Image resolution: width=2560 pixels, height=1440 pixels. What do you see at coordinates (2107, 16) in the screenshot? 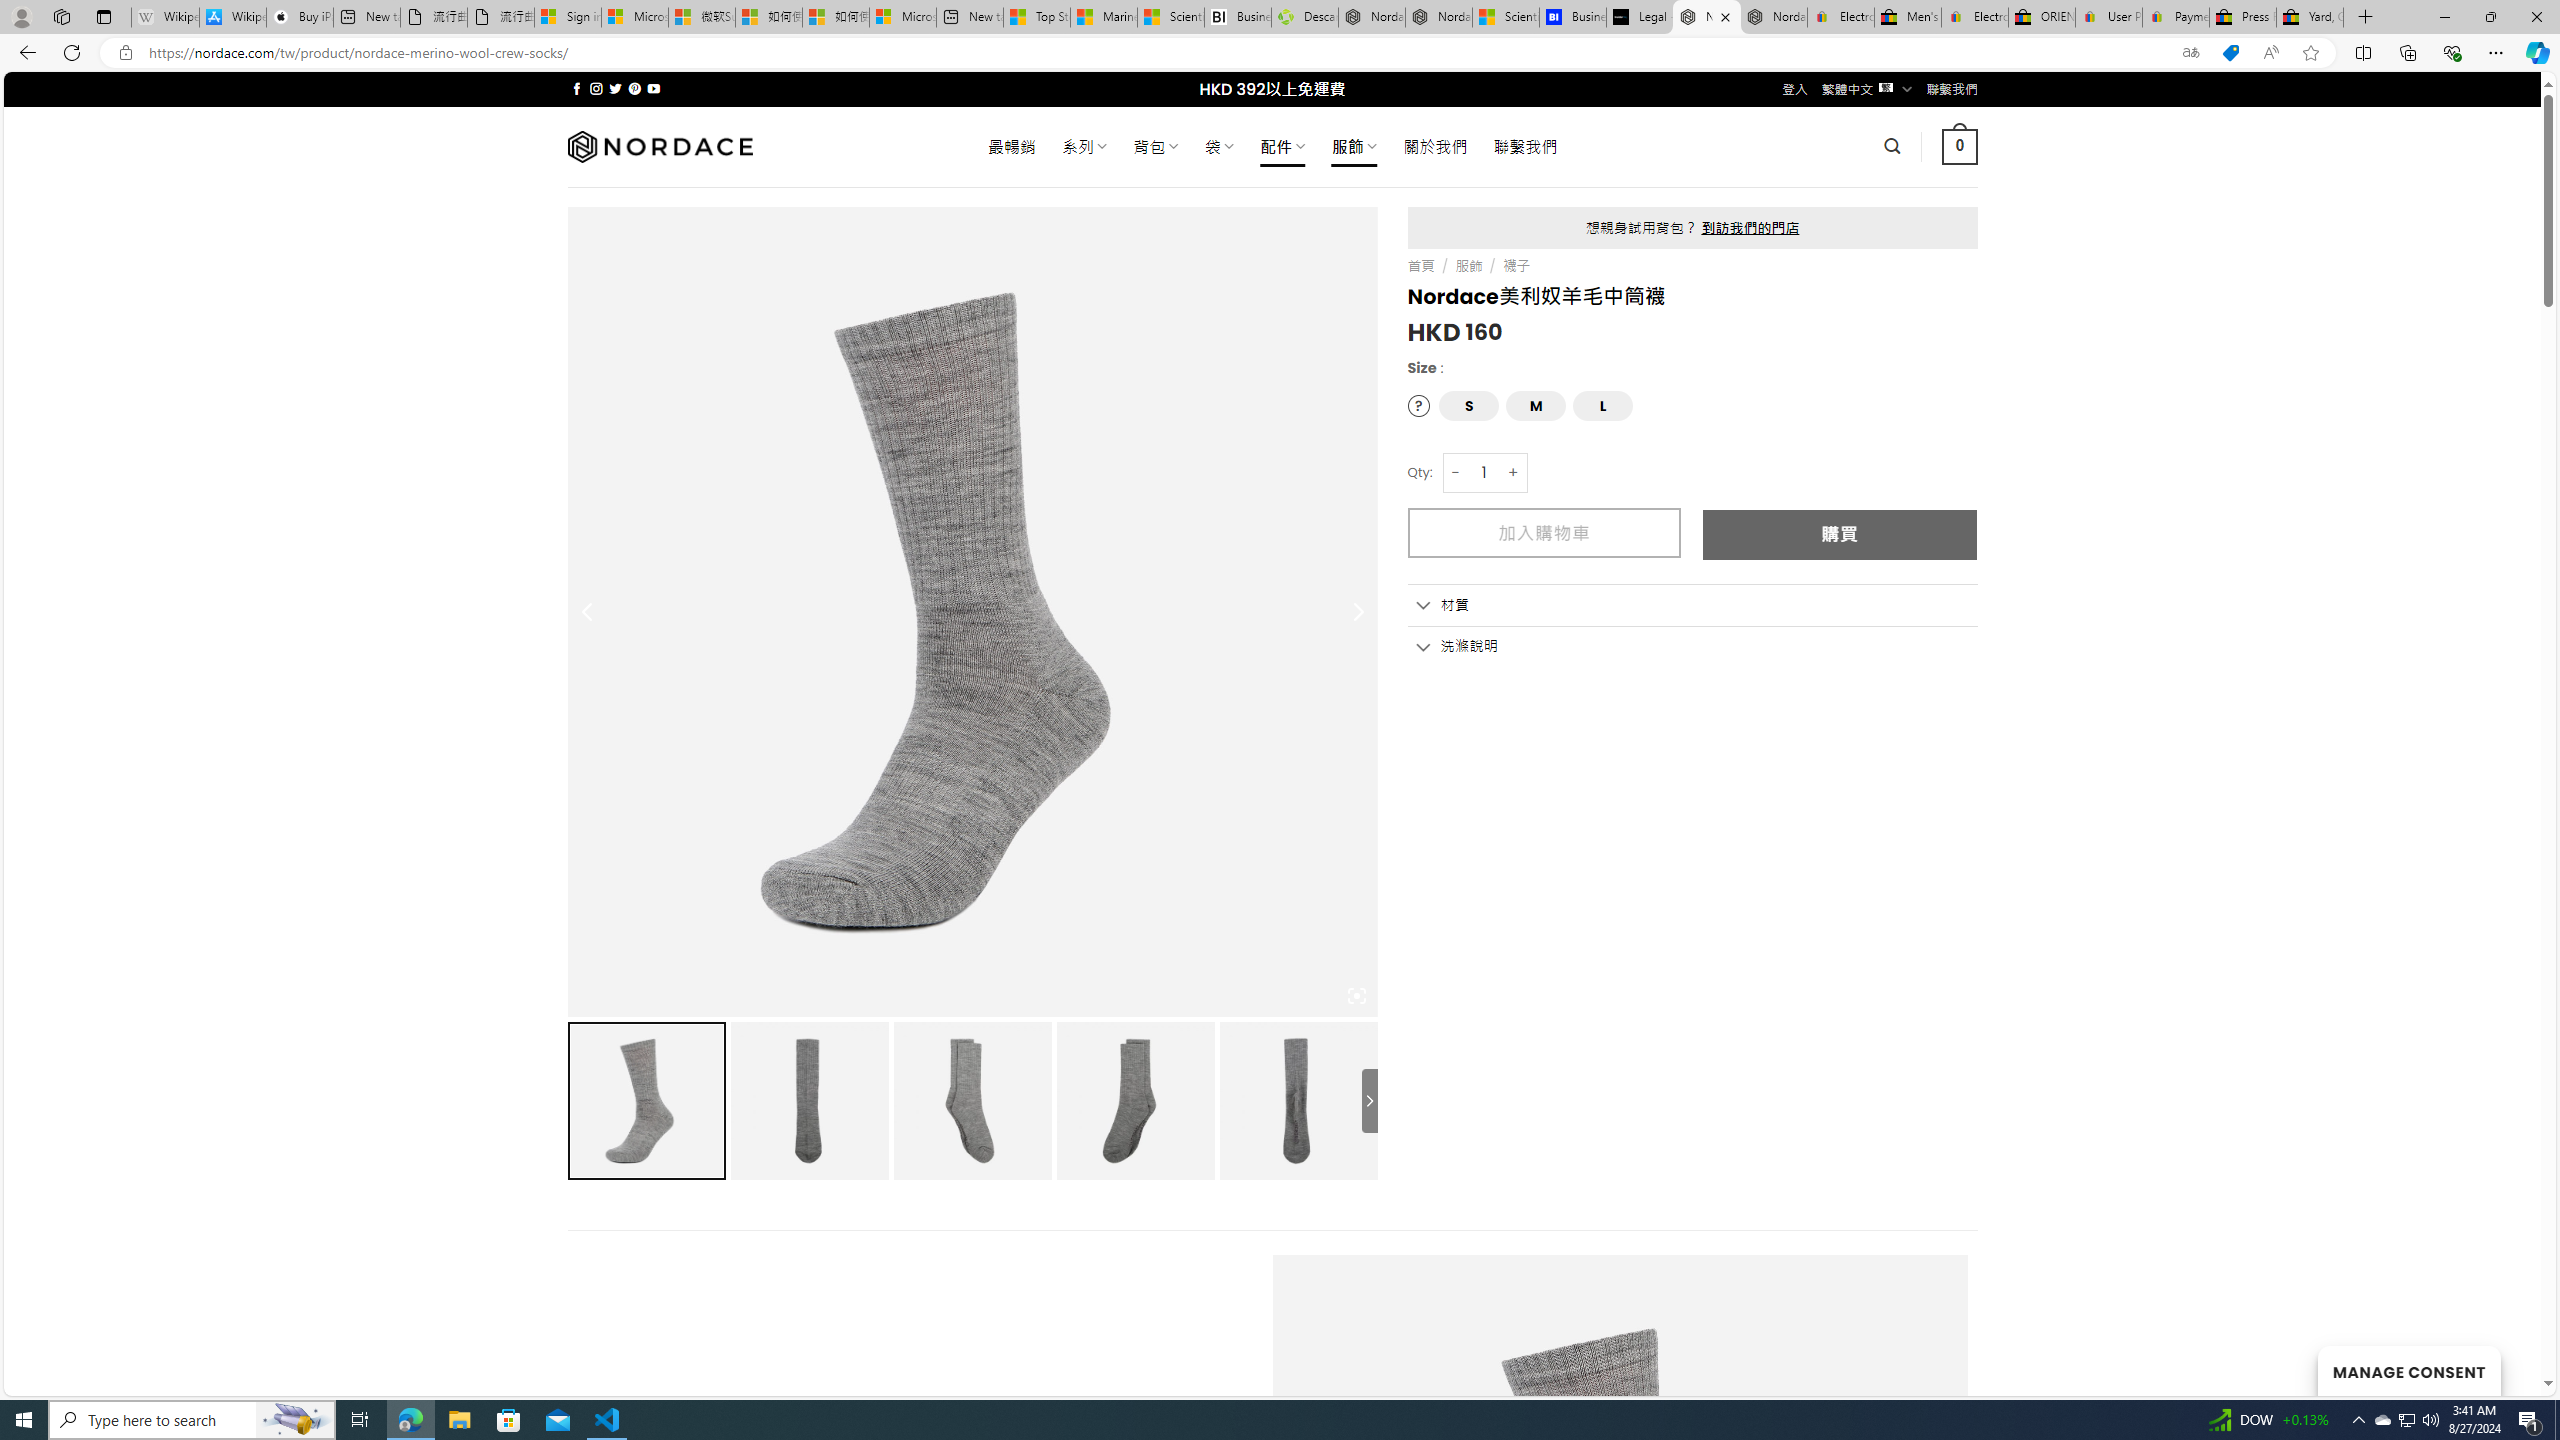
I see `'User Privacy Notice | eBay'` at bounding box center [2107, 16].